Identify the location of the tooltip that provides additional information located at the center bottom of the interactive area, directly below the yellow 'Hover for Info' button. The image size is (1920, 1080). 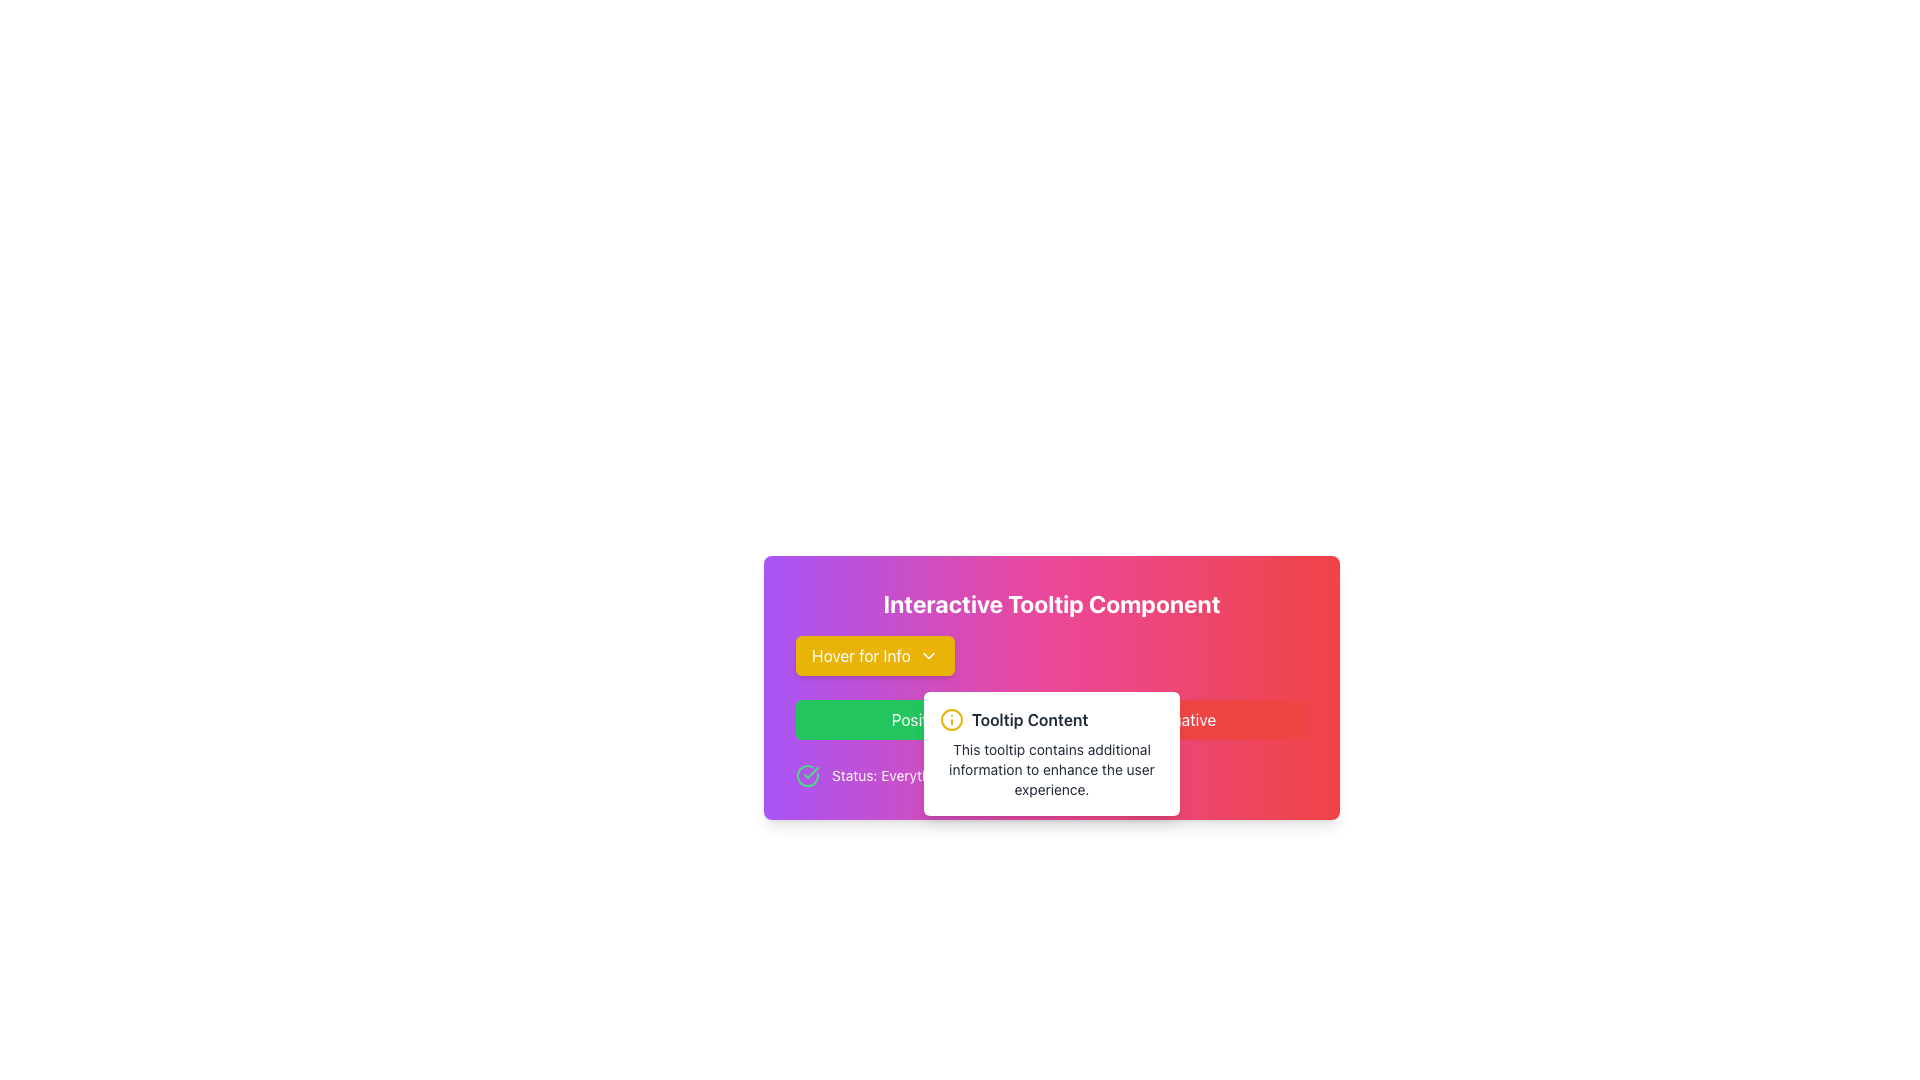
(1050, 753).